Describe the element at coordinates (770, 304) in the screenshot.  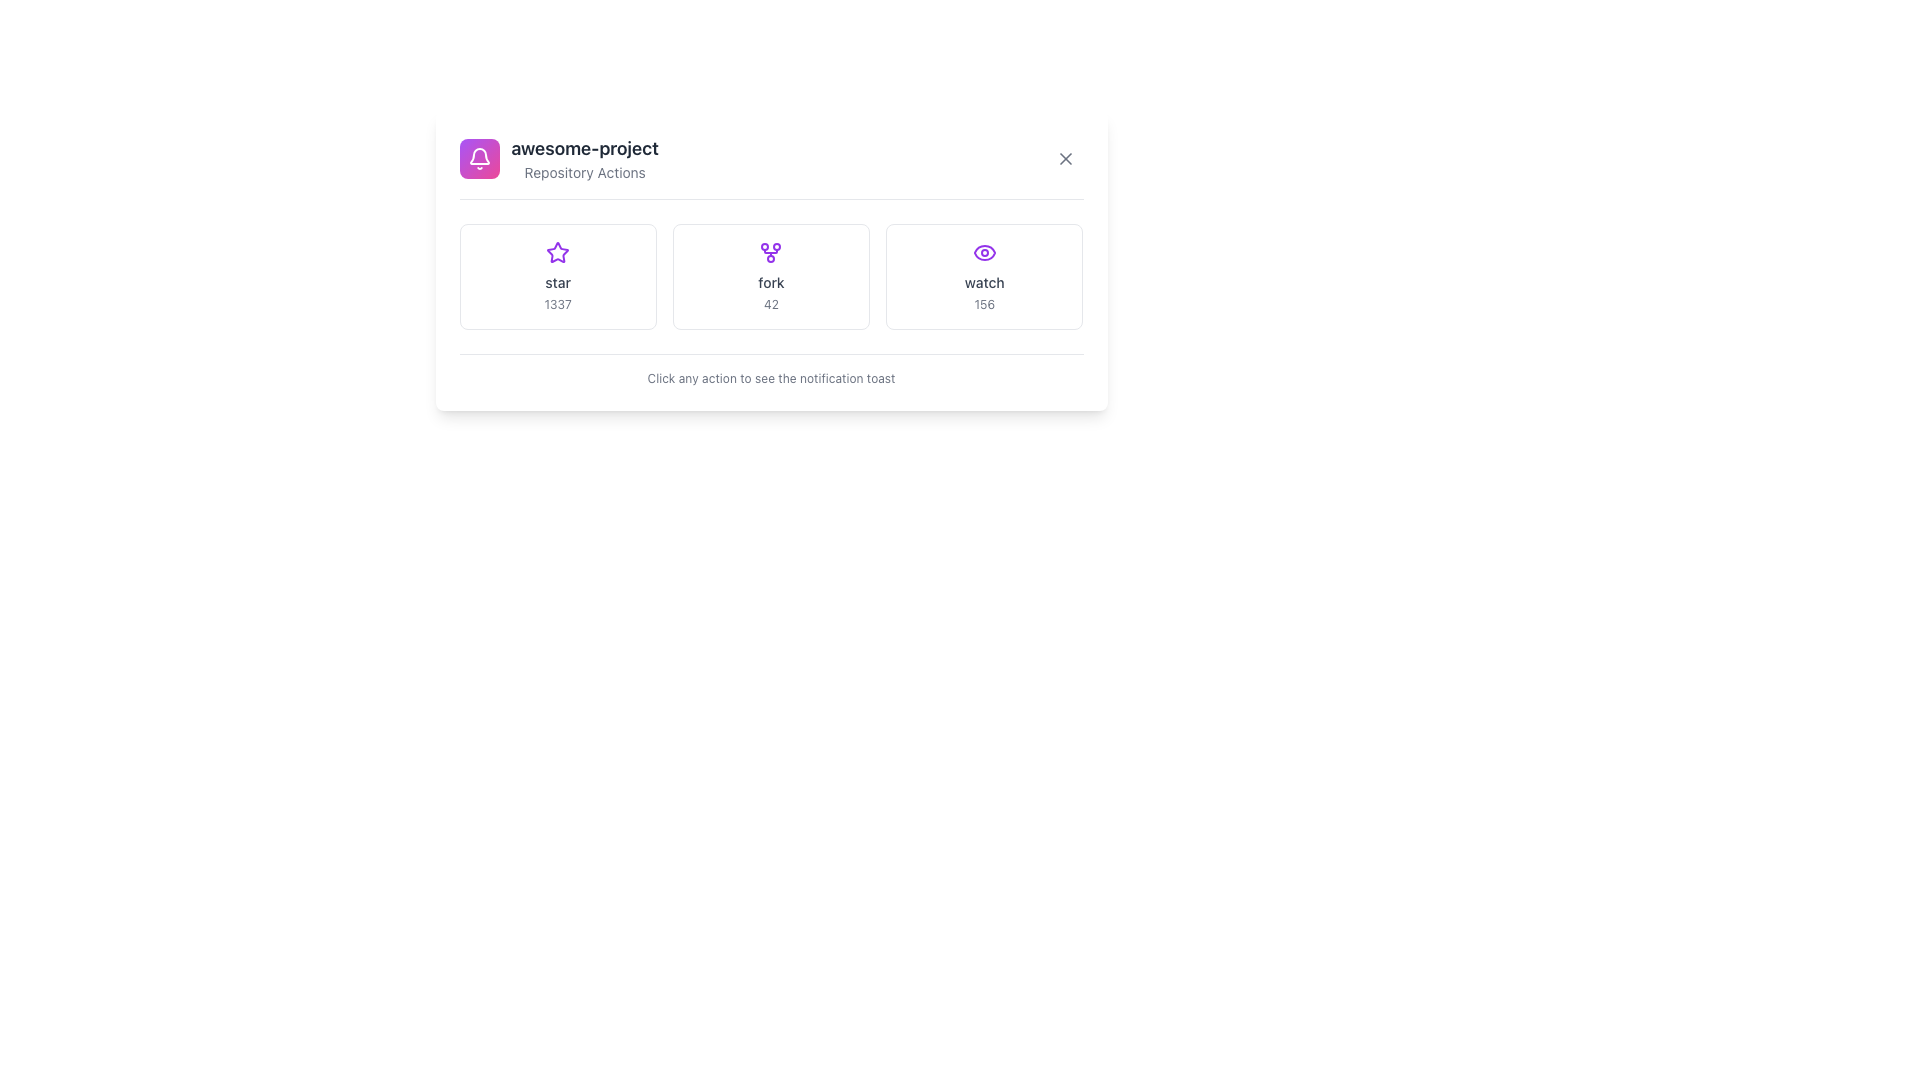
I see `the text label that represents the count of times the related item has been 'forked', located in the third panel from the left, directly below the text 'fork'` at that location.